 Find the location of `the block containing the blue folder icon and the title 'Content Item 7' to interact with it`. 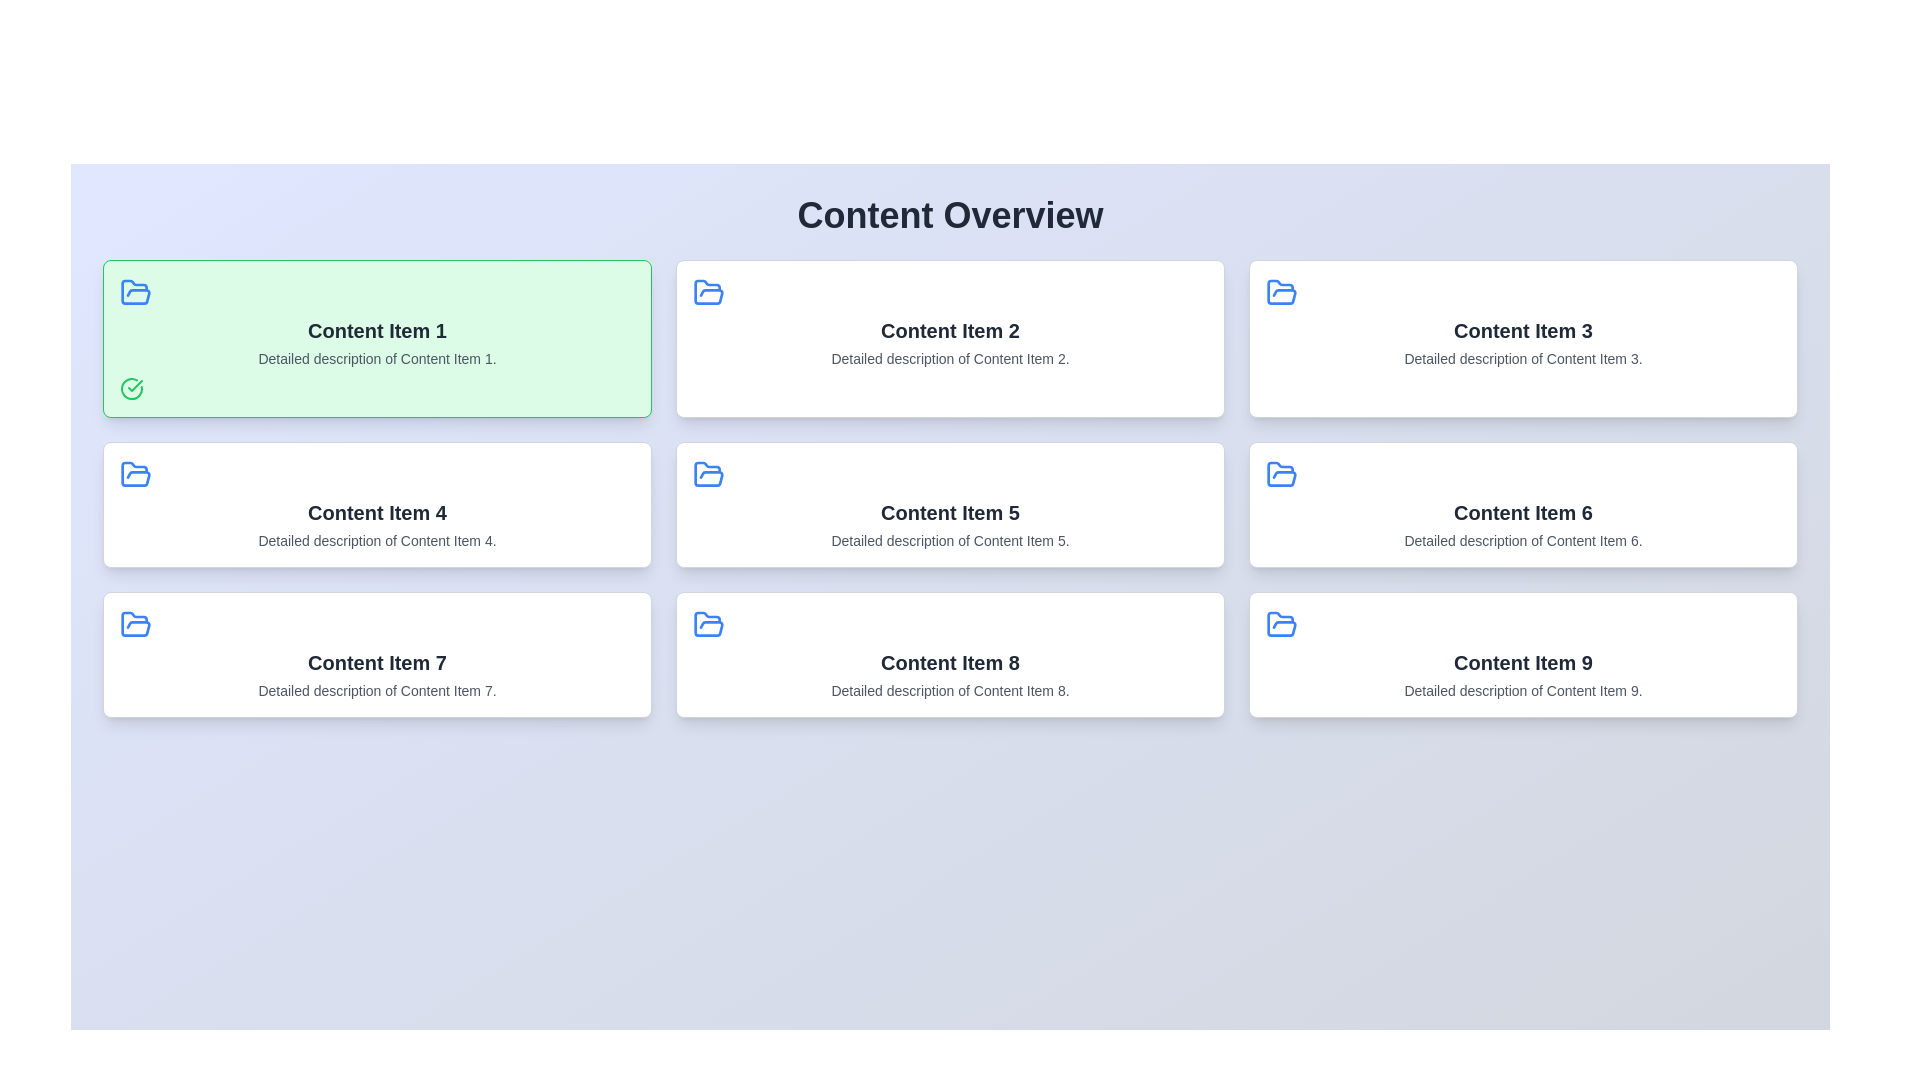

the block containing the blue folder icon and the title 'Content Item 7' to interact with it is located at coordinates (377, 655).